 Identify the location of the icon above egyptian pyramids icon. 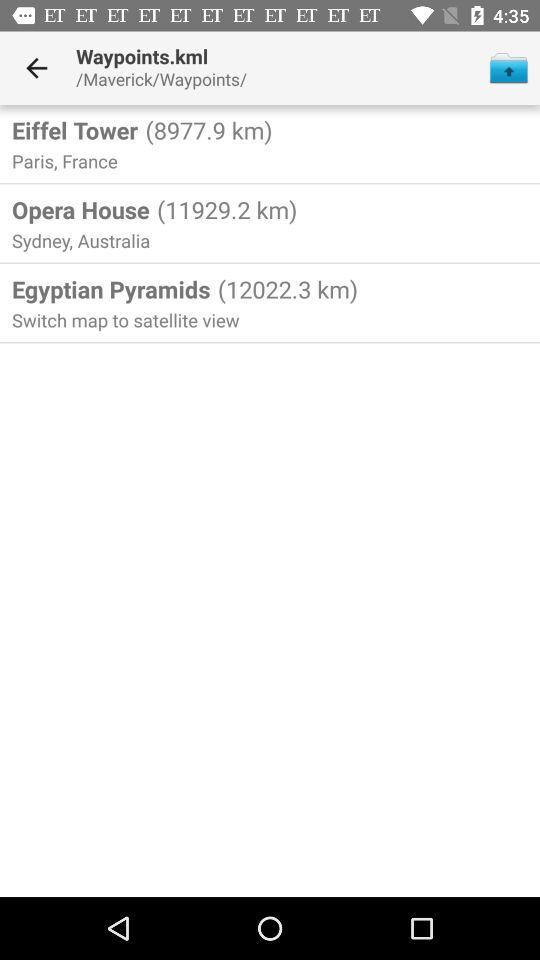
(82, 240).